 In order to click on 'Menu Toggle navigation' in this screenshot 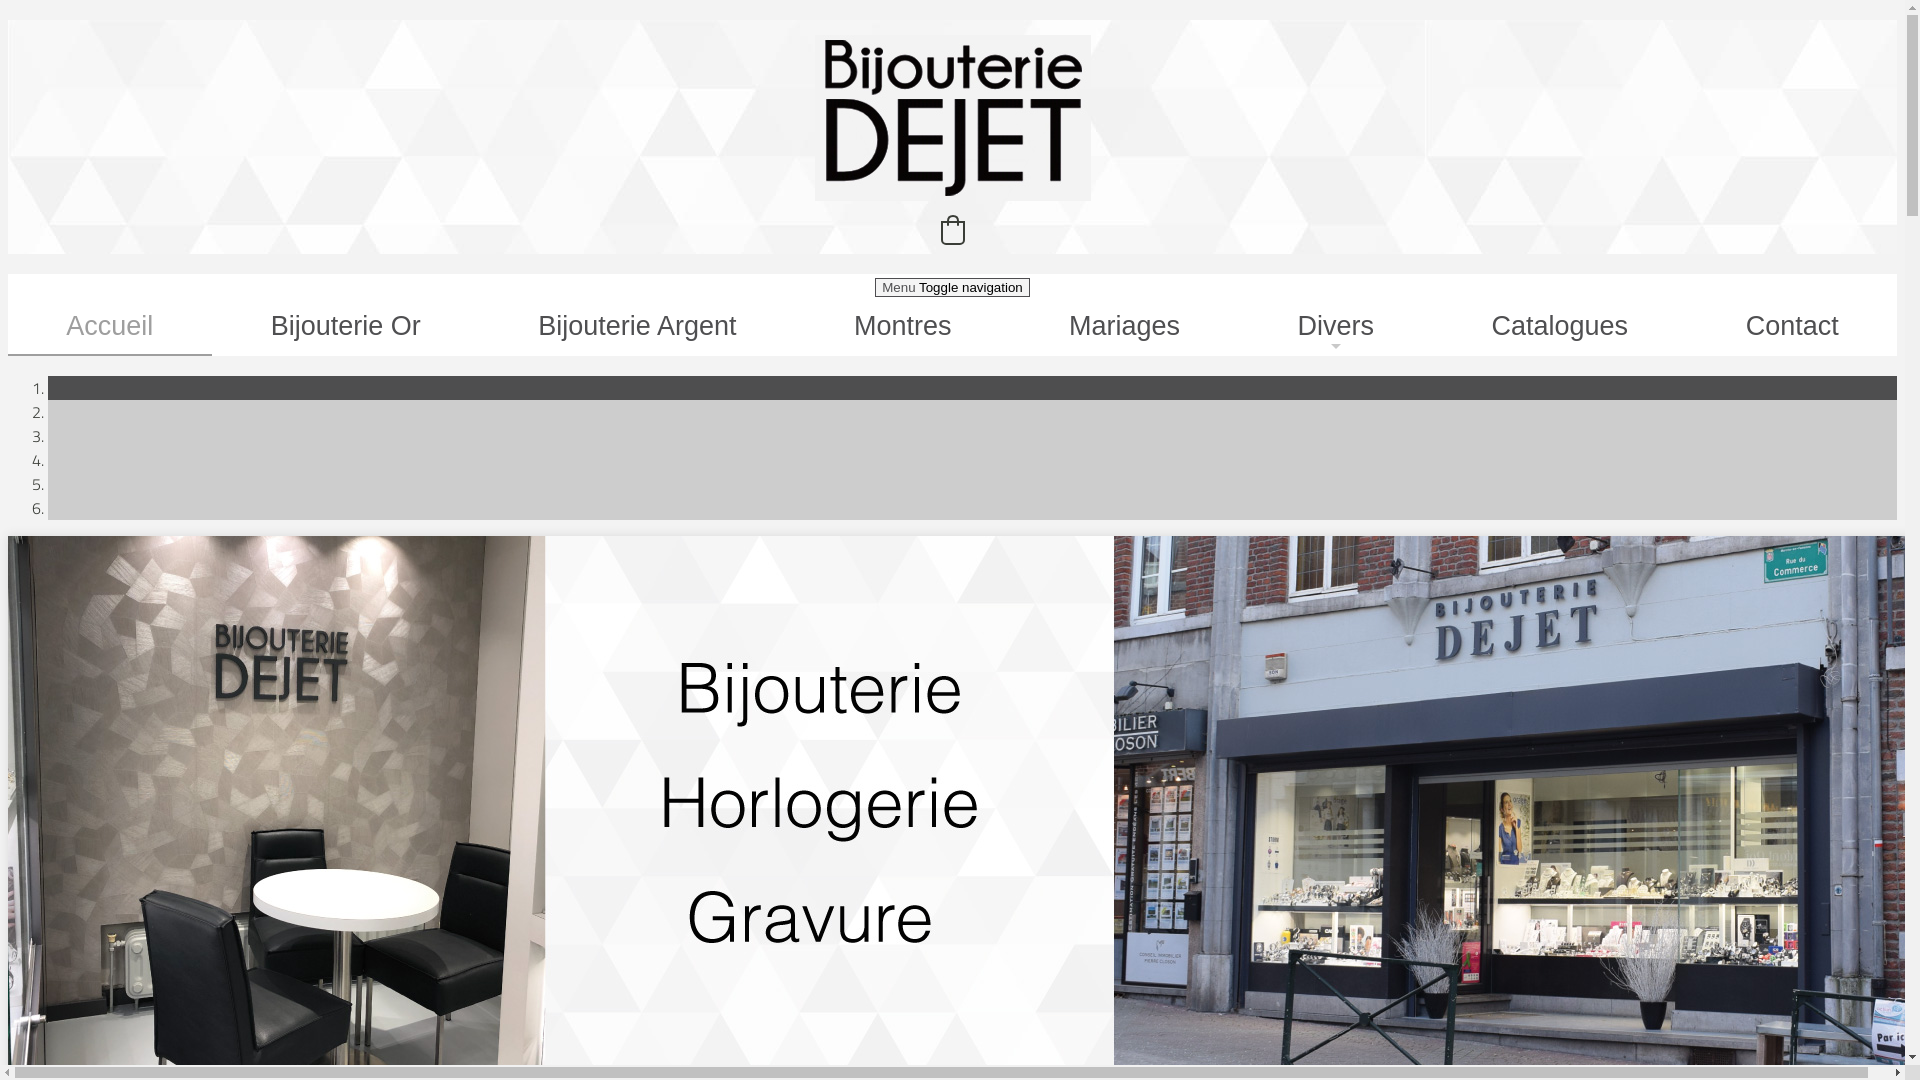, I will do `click(951, 287)`.